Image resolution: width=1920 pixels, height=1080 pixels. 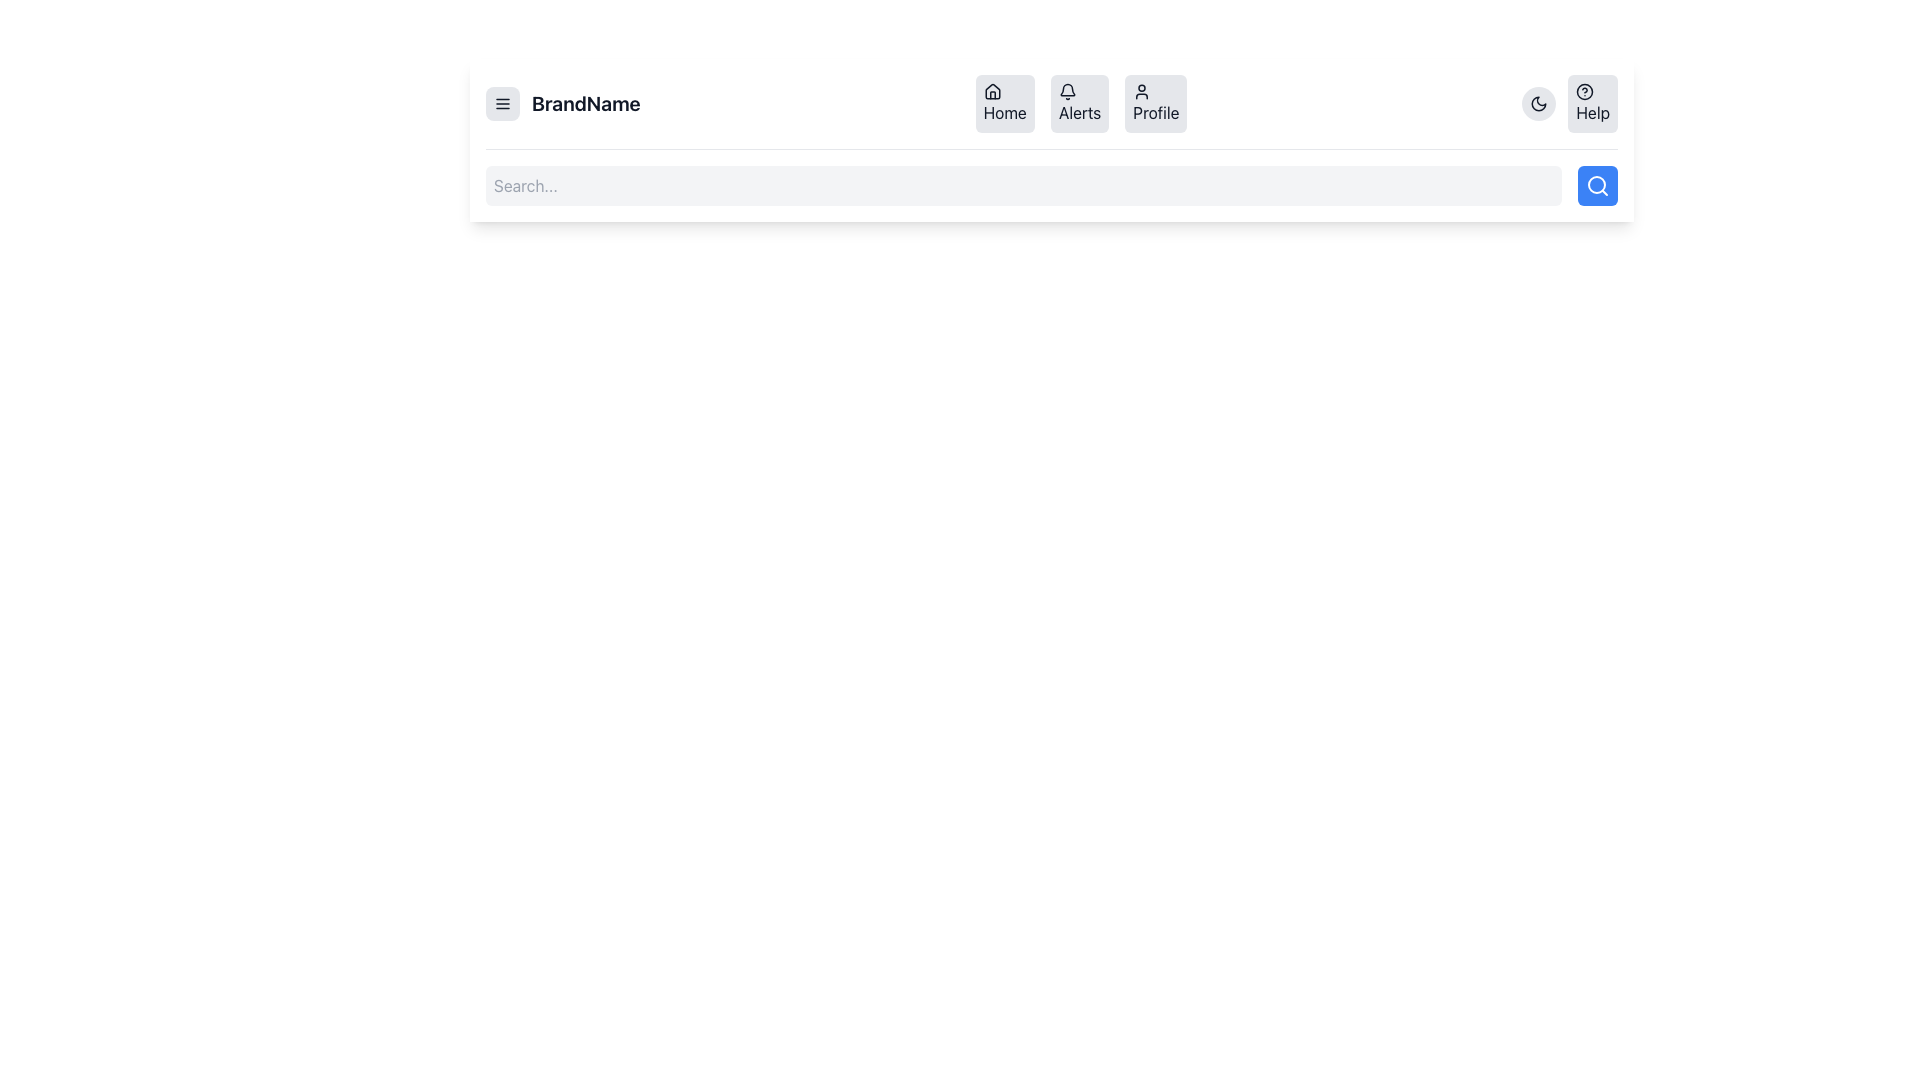 What do you see at coordinates (585, 104) in the screenshot?
I see `the bold 'BrandName' text label located in the top-left corner of the interface, adjacent to the menu icon and above the search bar` at bounding box center [585, 104].